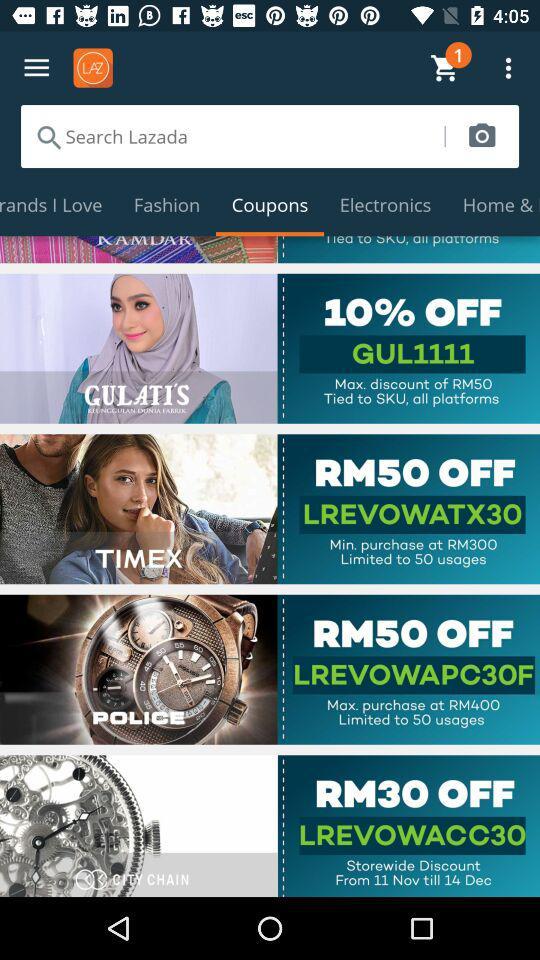  Describe the element at coordinates (36, 68) in the screenshot. I see `more options` at that location.